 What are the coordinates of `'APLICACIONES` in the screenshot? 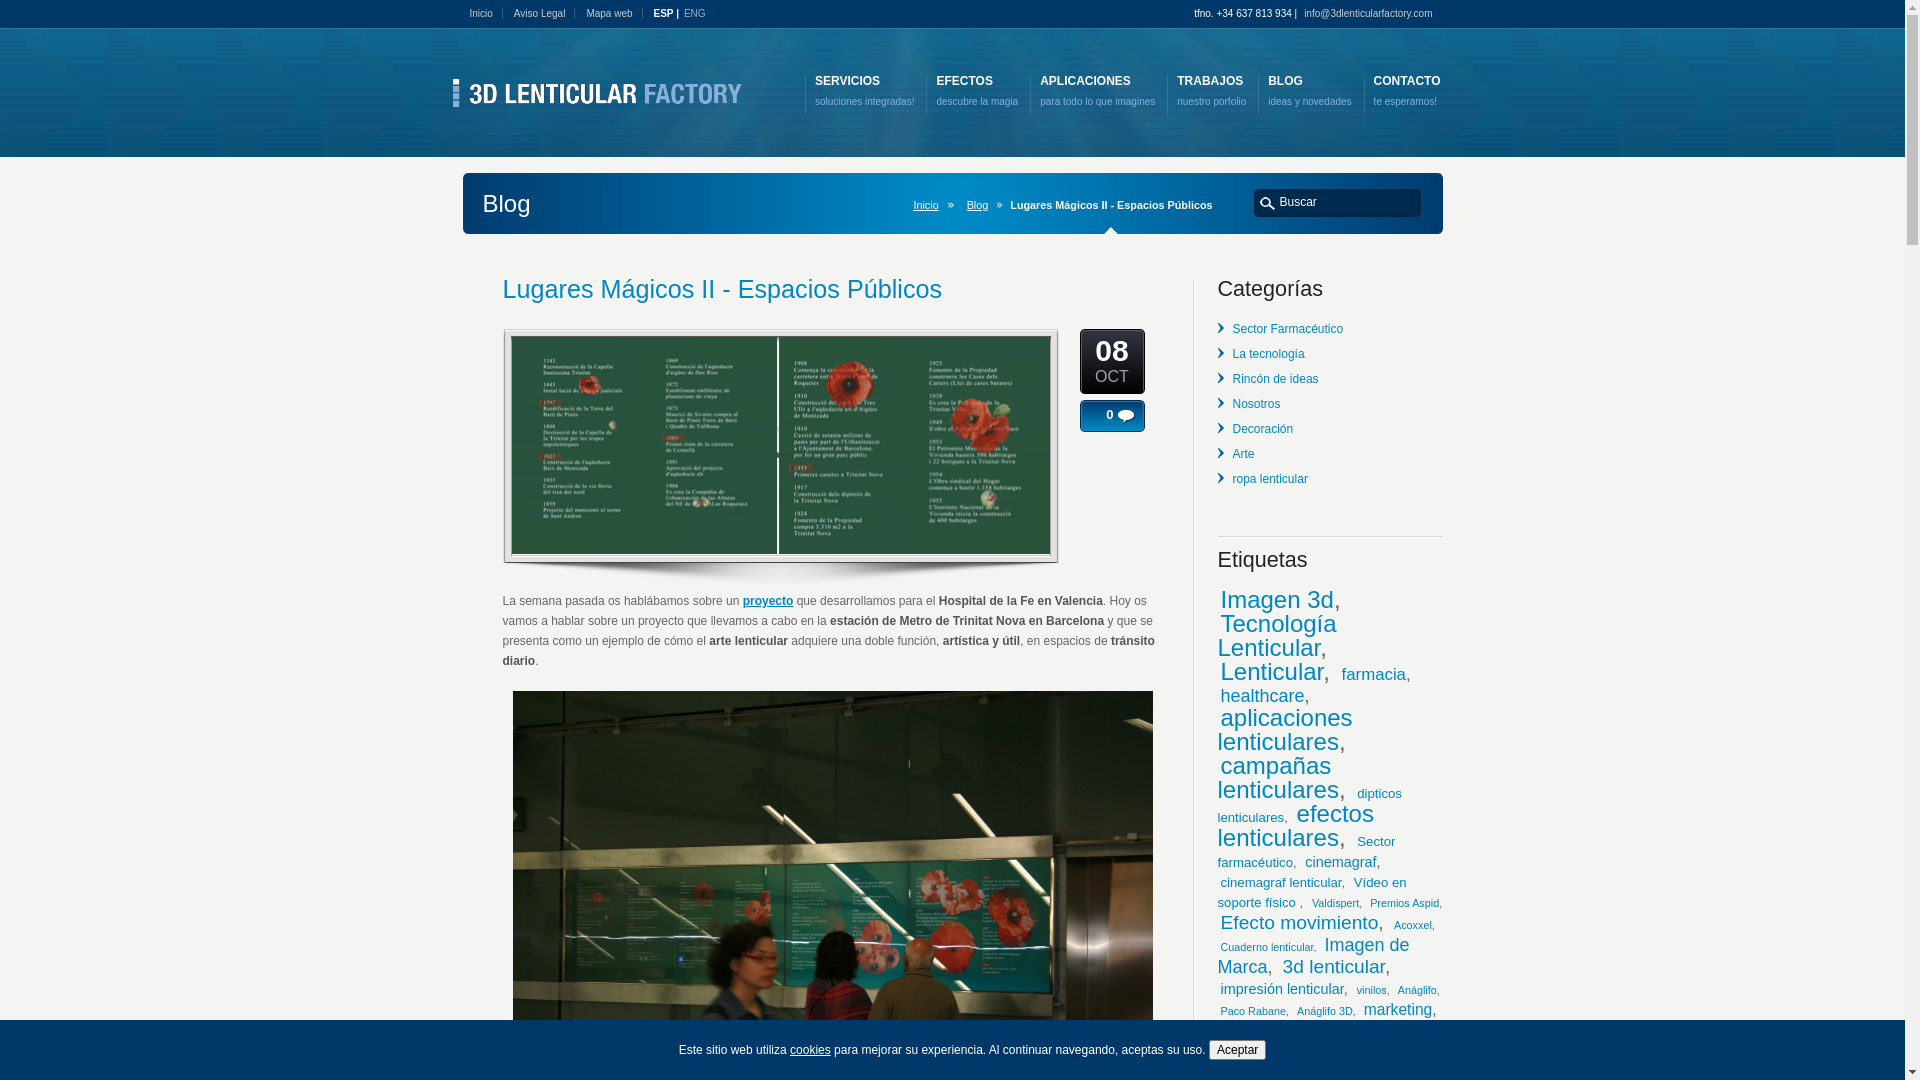 It's located at (1096, 91).